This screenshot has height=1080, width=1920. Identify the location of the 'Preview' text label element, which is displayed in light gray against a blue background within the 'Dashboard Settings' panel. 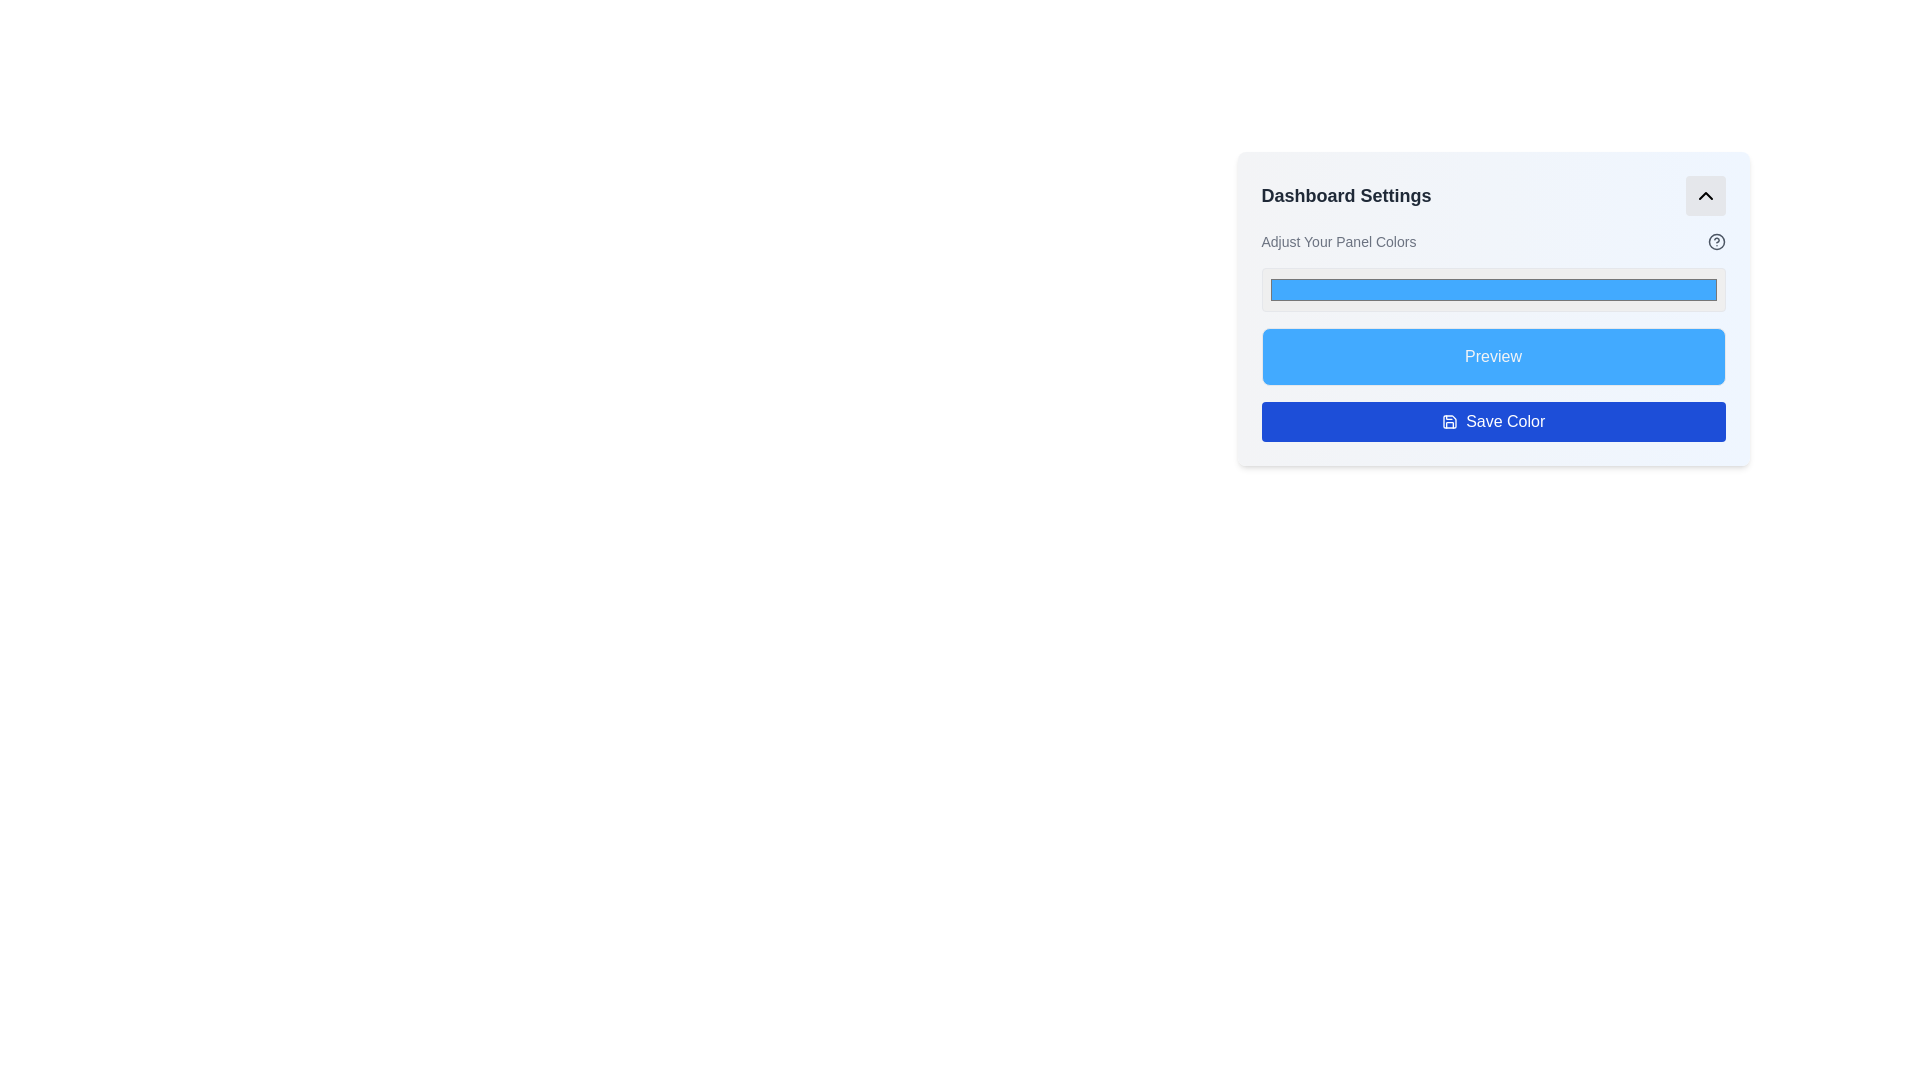
(1493, 356).